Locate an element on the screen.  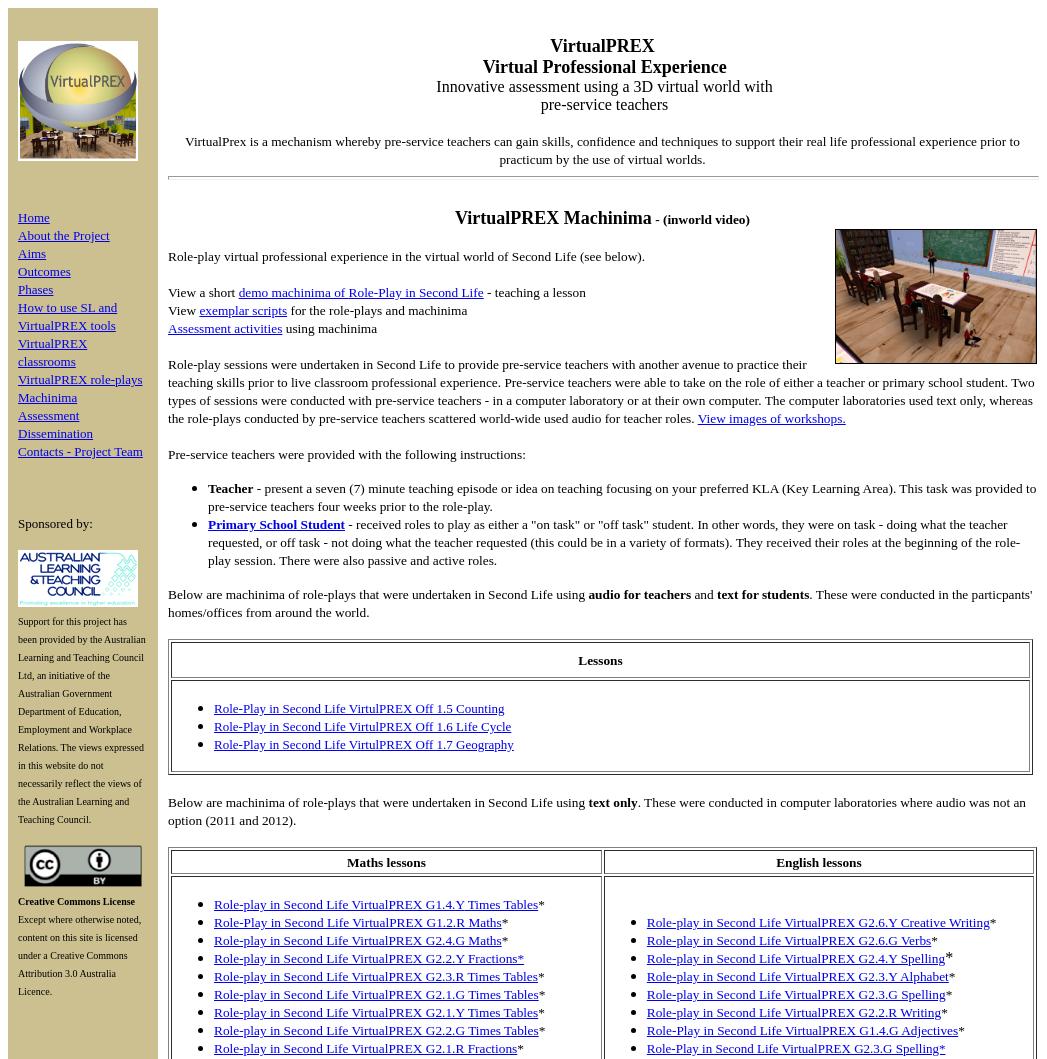
'Assessment activities' is located at coordinates (224, 327).